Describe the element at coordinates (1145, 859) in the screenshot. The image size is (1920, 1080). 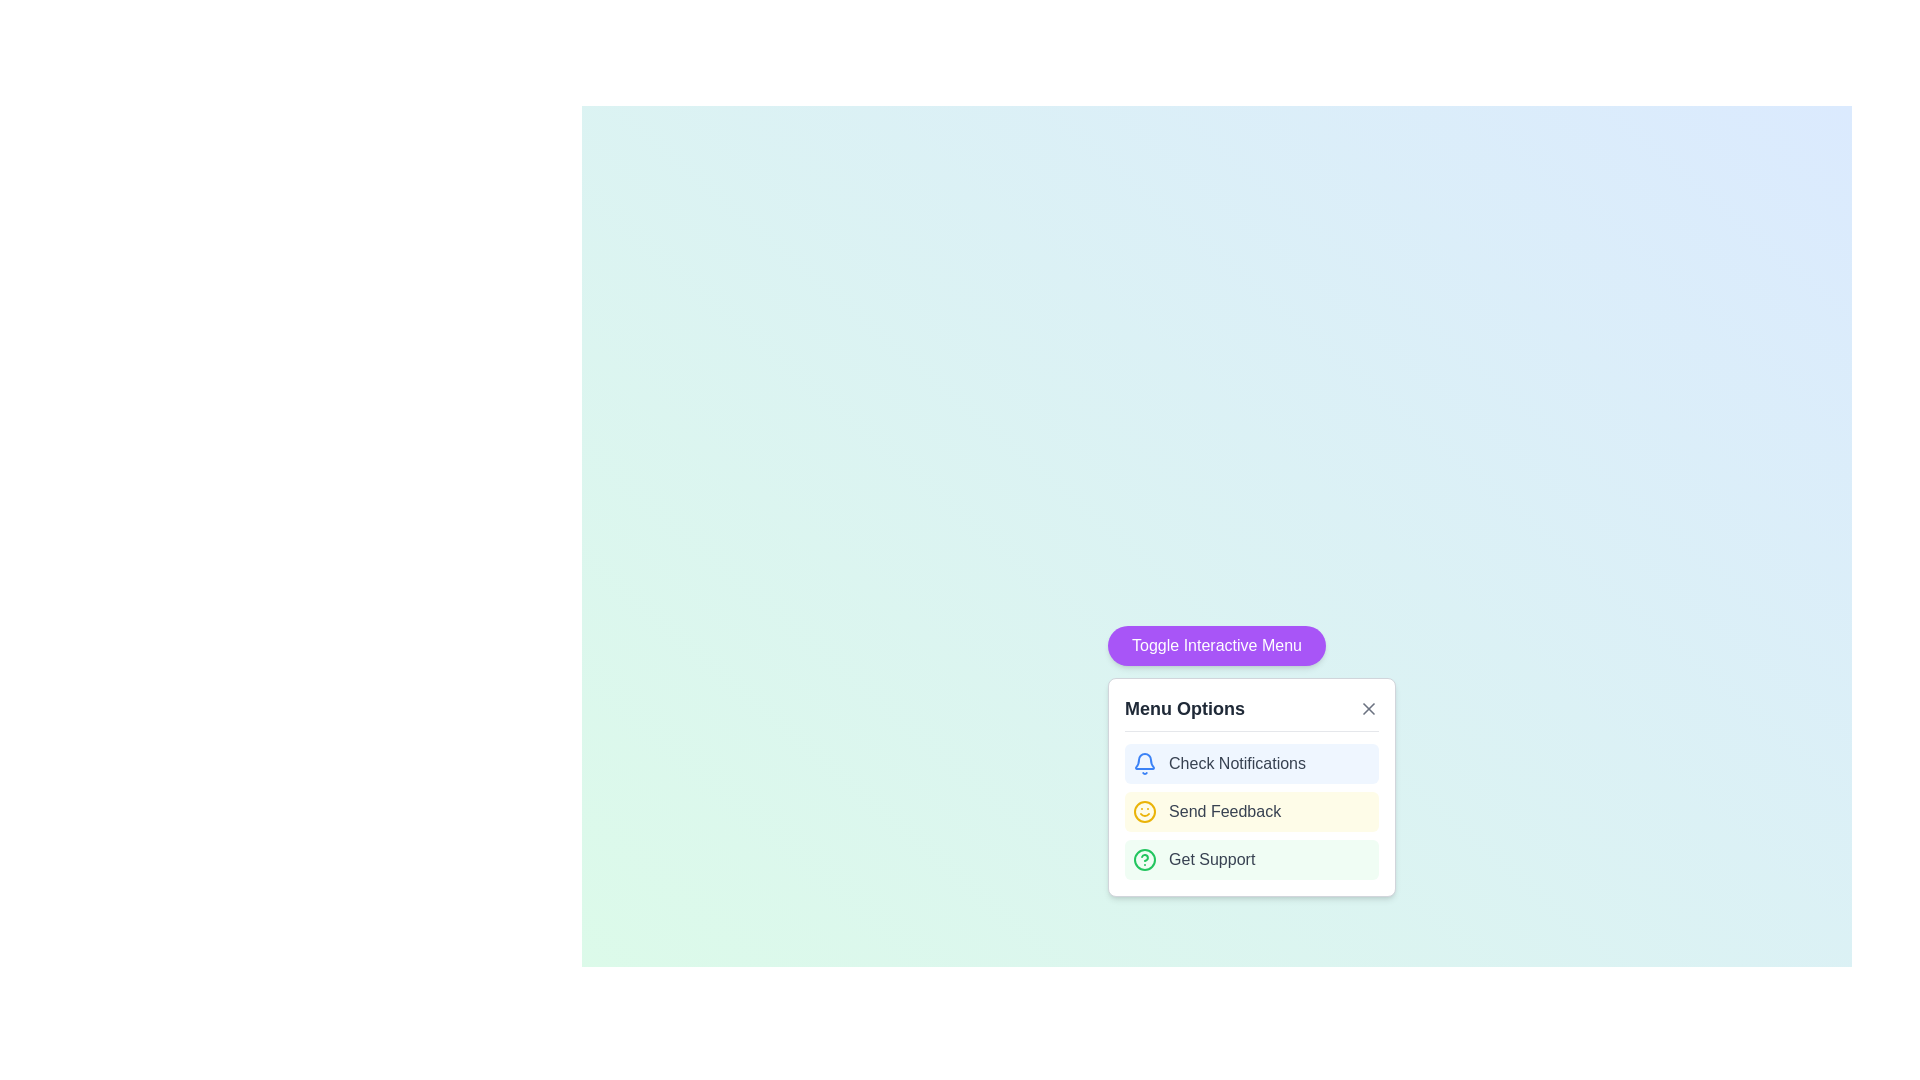
I see `the circular icon with a green outline and a question mark inside, located to the left of the 'Get Support' text` at that location.